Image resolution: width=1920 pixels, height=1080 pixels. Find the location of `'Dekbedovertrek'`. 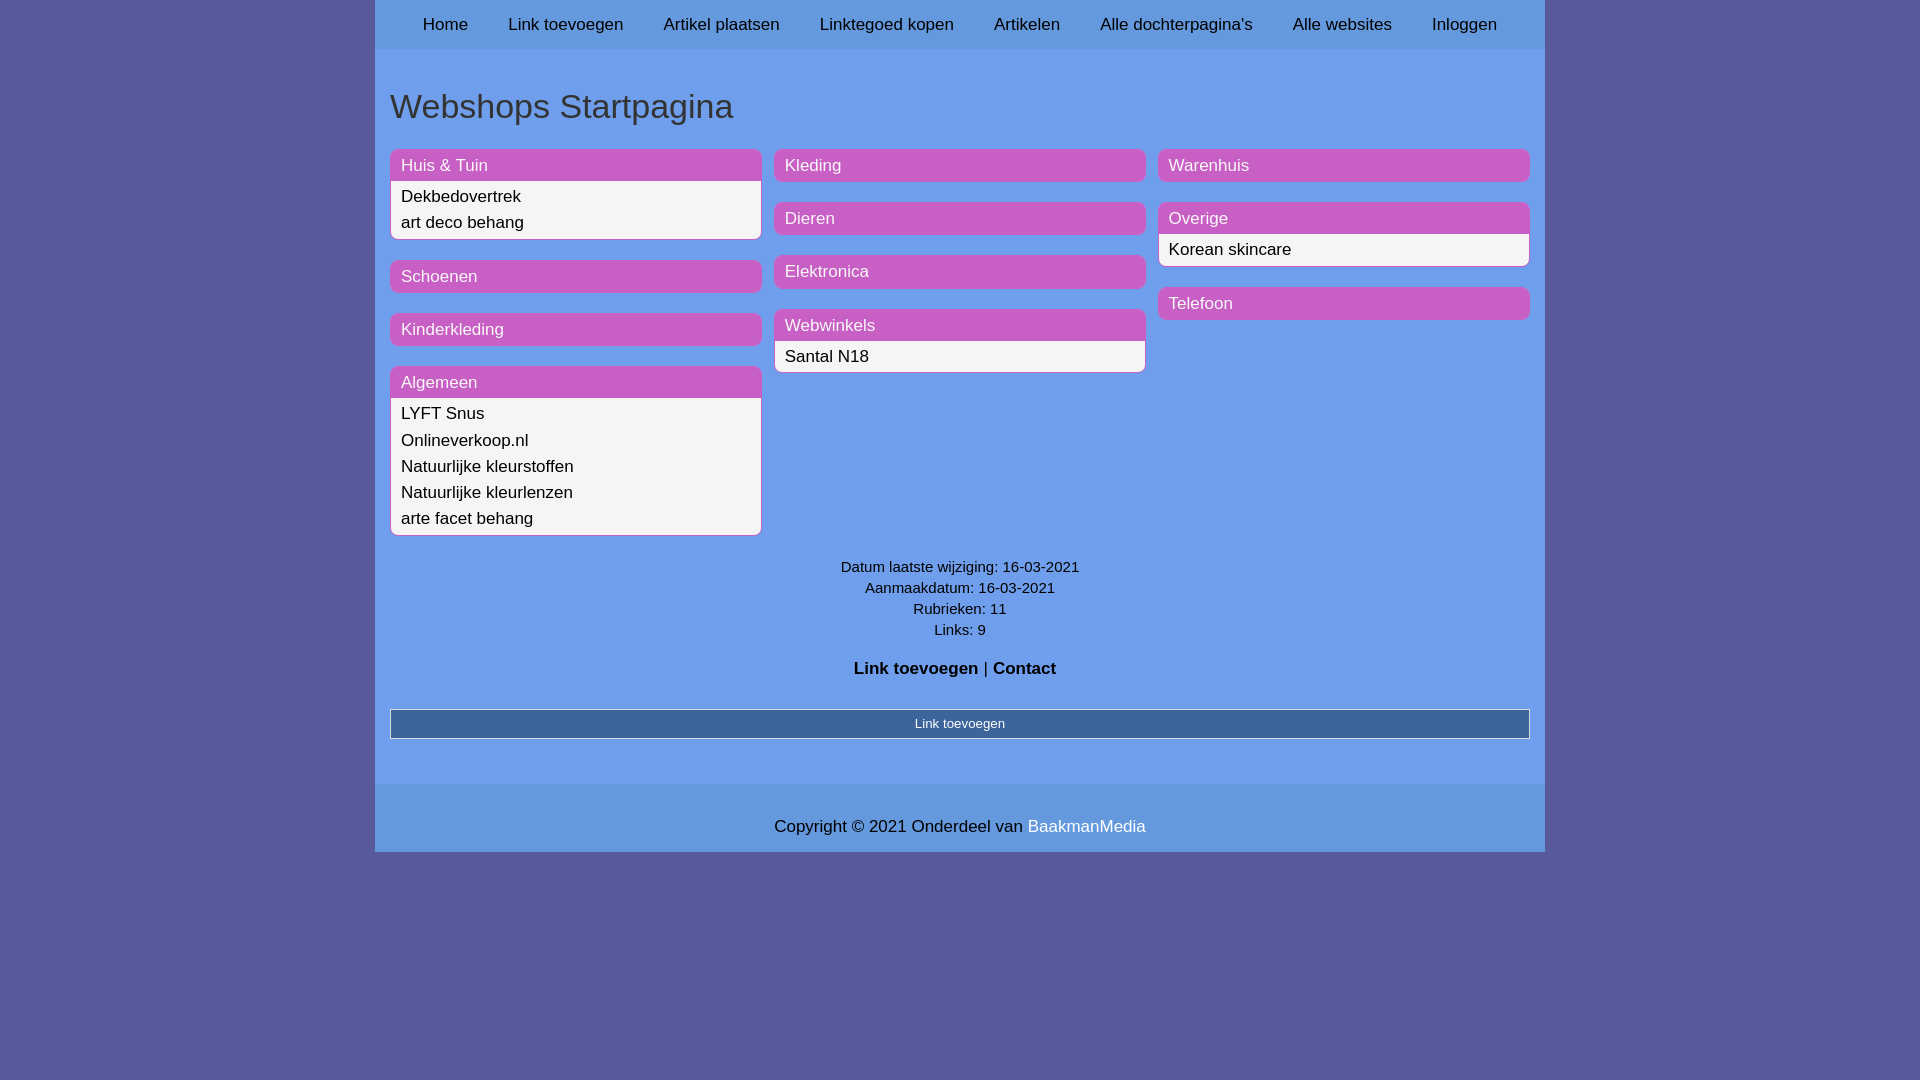

'Dekbedovertrek' is located at coordinates (459, 196).